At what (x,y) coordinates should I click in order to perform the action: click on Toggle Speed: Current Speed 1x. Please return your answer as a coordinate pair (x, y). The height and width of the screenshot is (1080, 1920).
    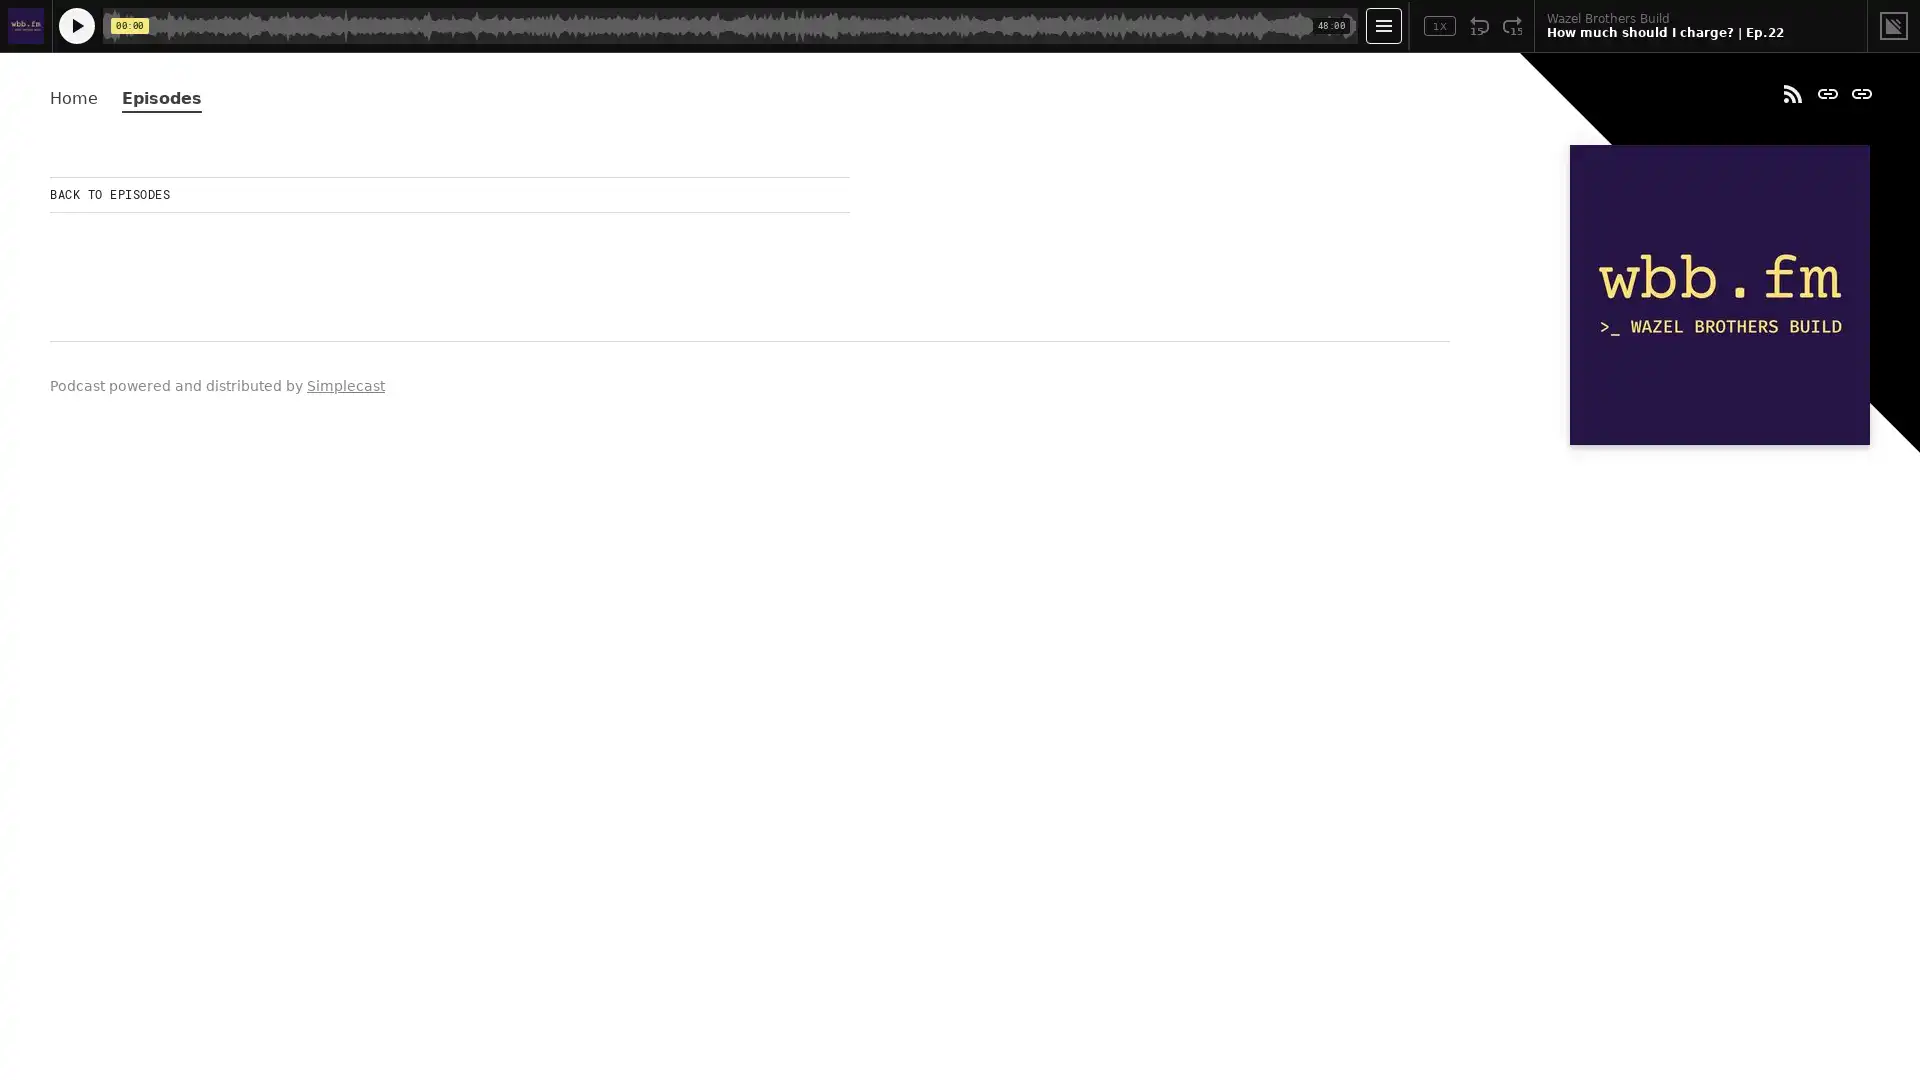
    Looking at the image, I should click on (1440, 26).